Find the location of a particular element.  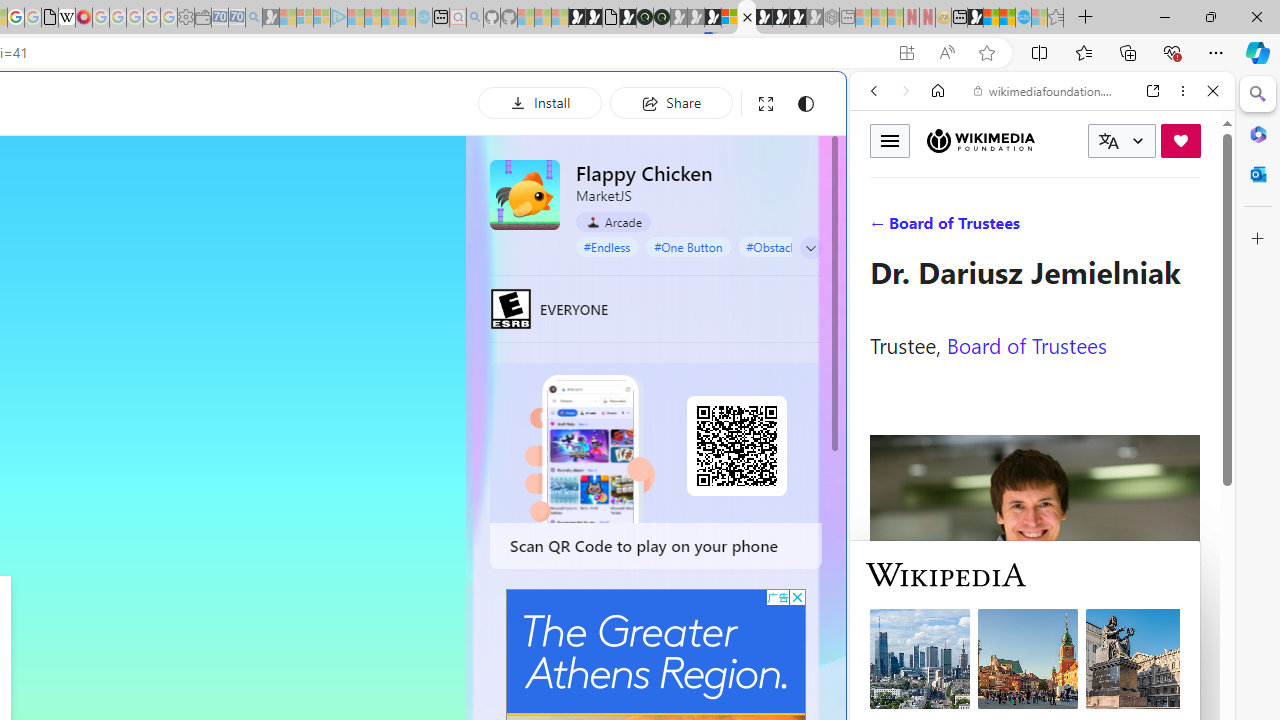

'Play Zoo Boom in your browser | Games from Microsoft Start' is located at coordinates (592, 17).